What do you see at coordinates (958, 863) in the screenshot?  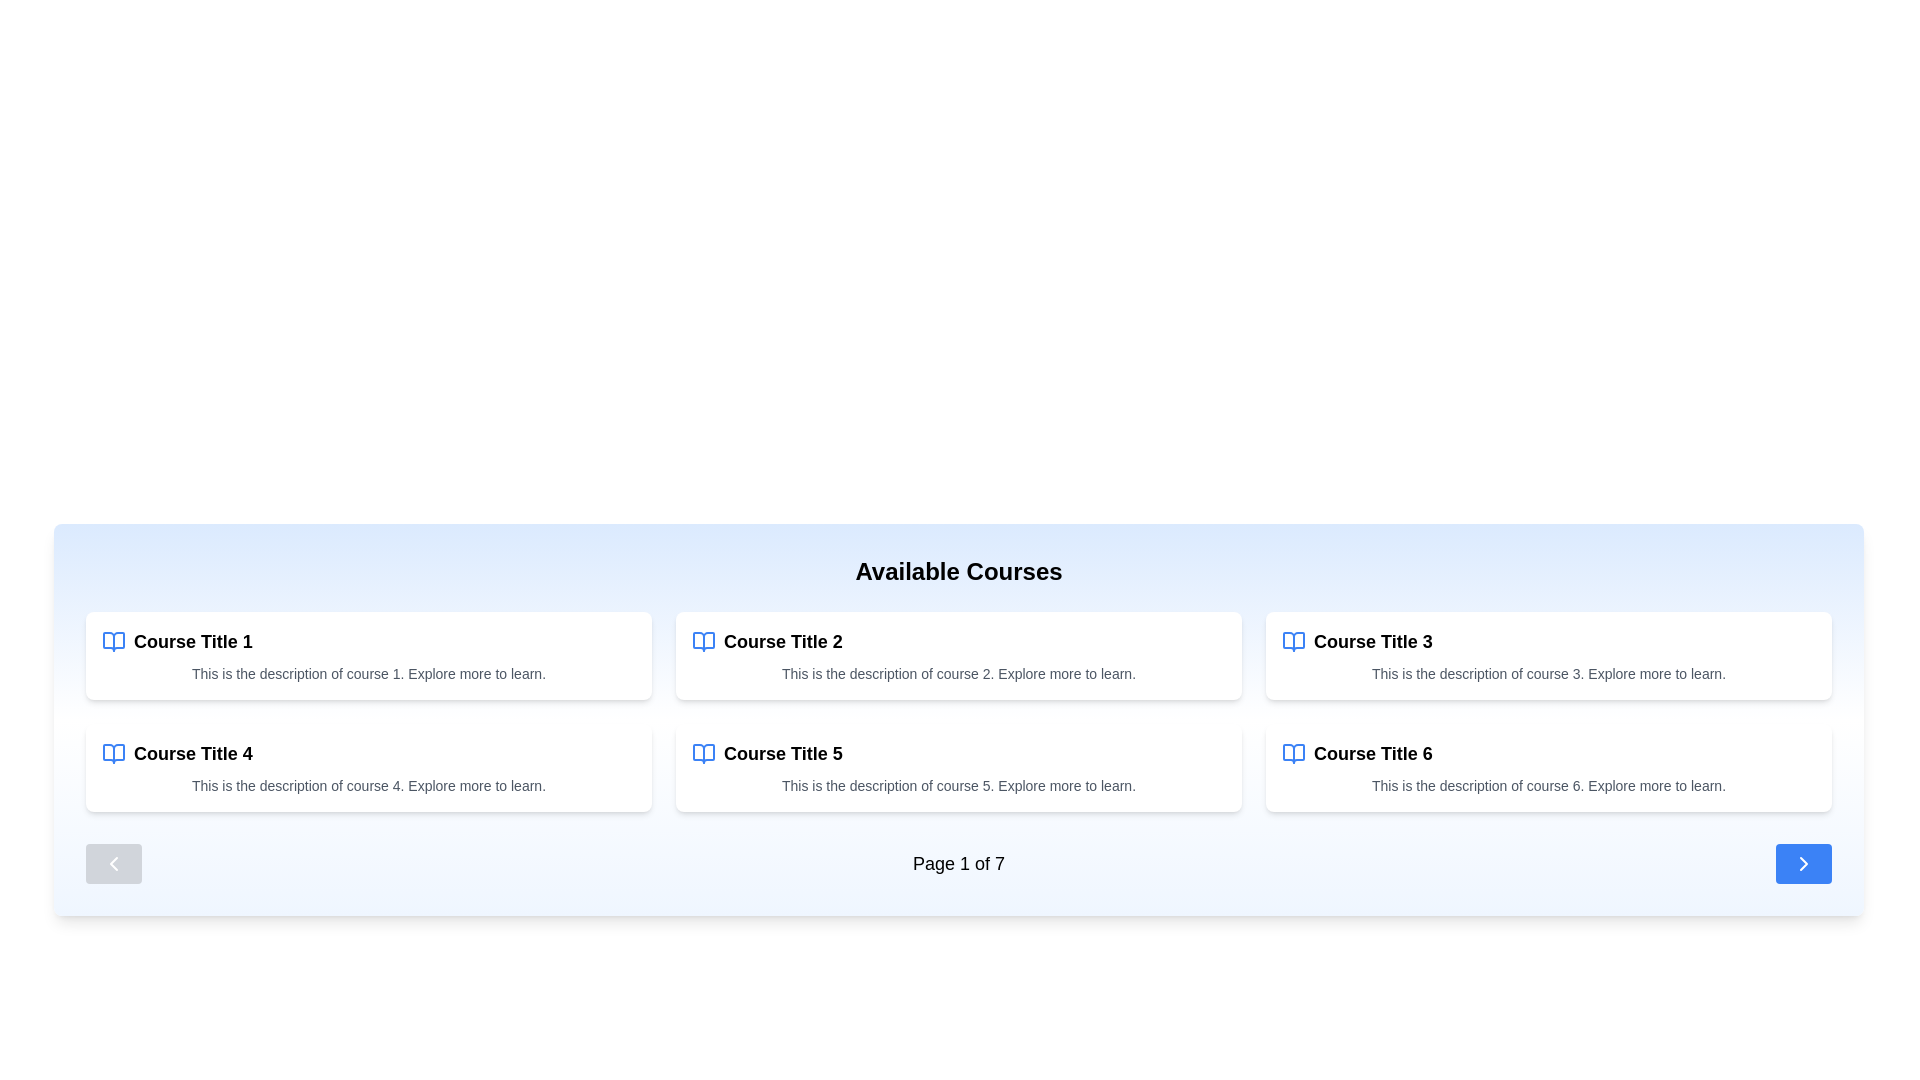 I see `the text display indicating the current page number, which shows 'Page 1 of 7', located at the bottom center of the 'Available Courses' section` at bounding box center [958, 863].